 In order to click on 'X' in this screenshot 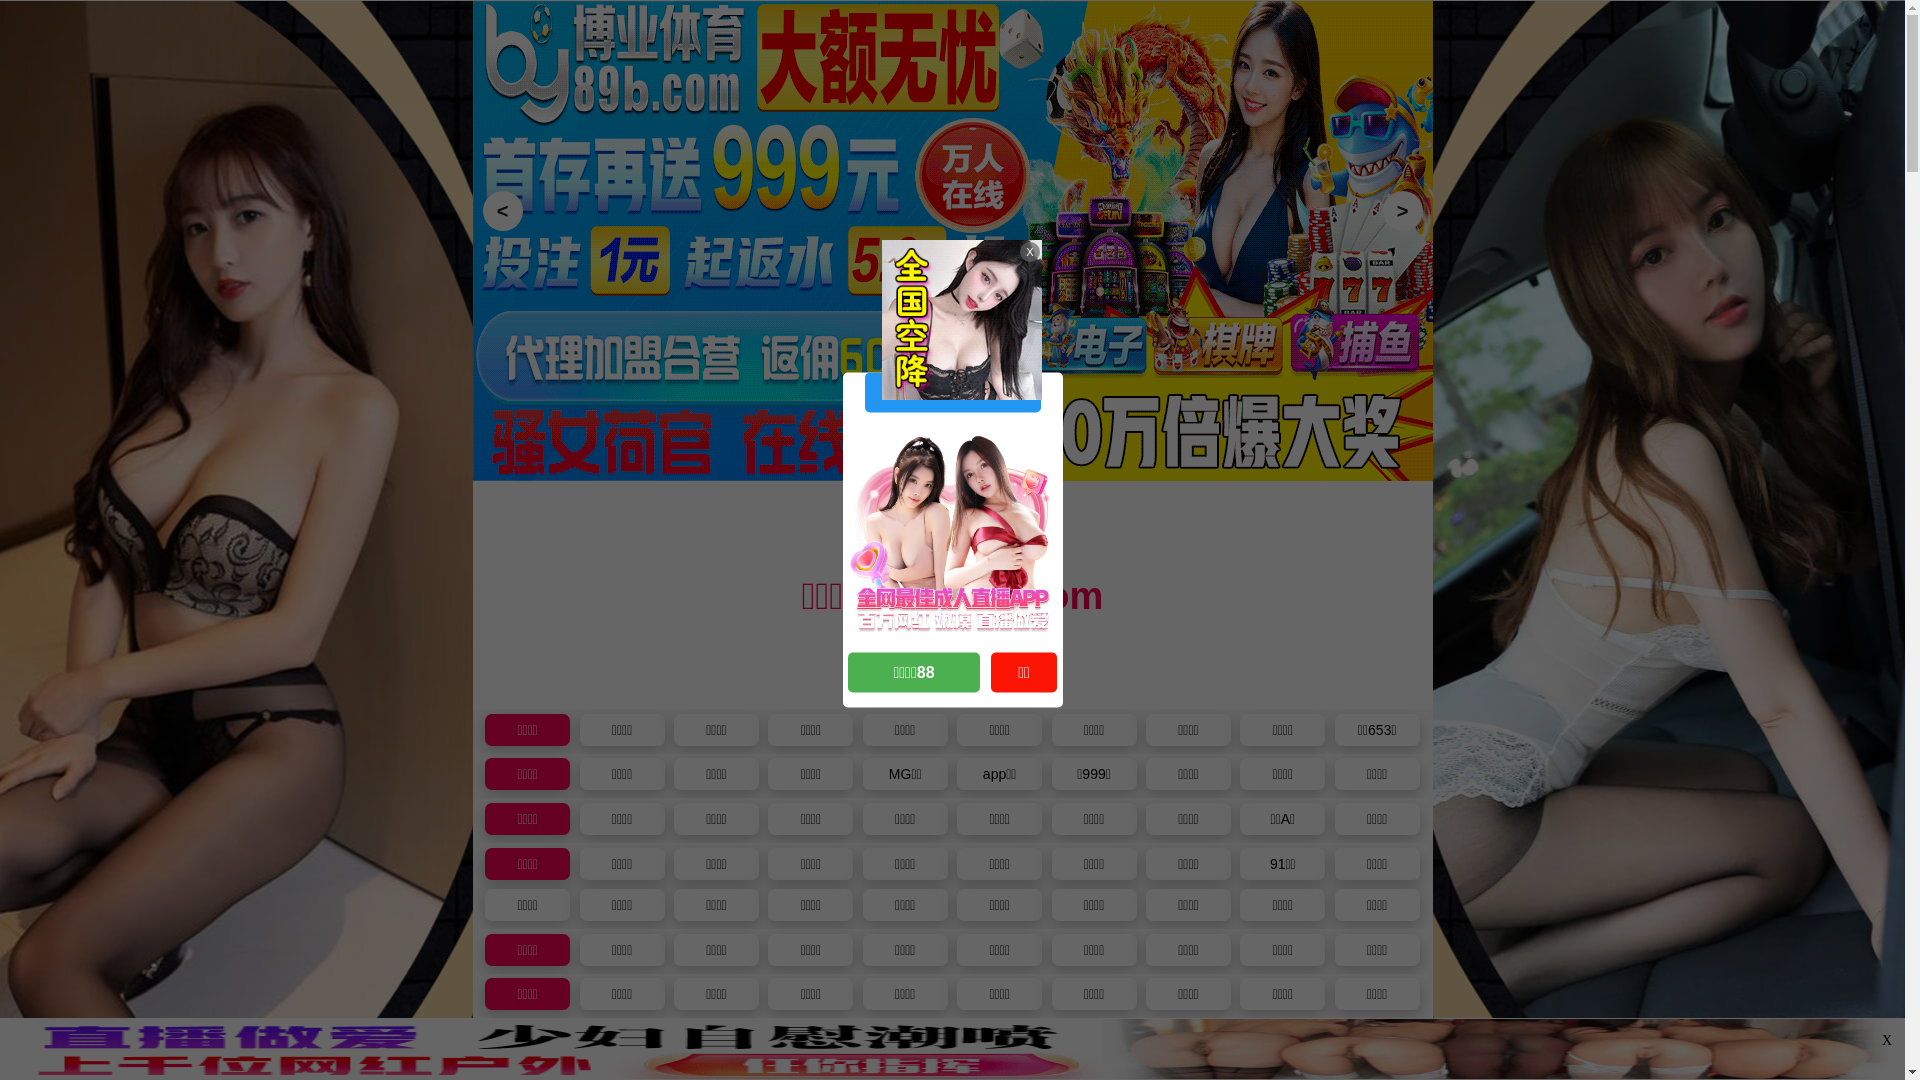, I will do `click(1885, 1040)`.